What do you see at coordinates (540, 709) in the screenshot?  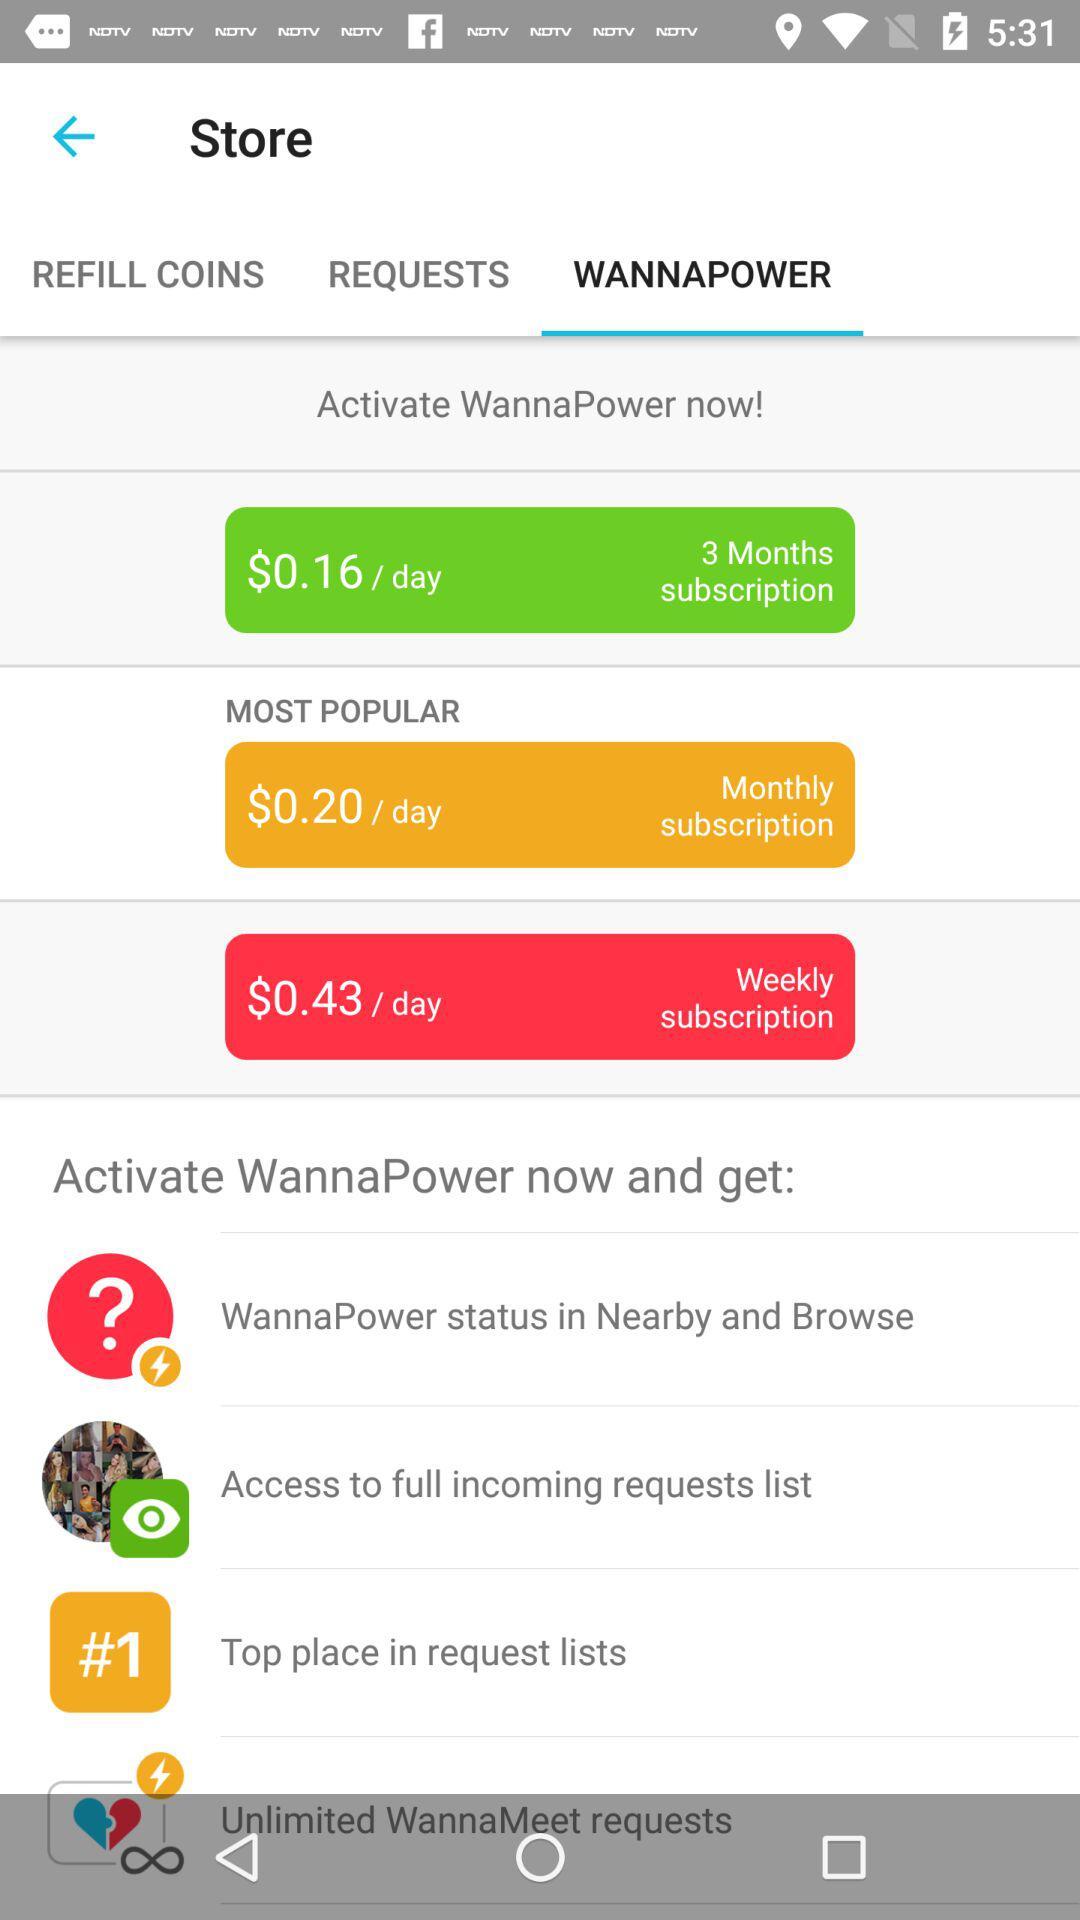 I see `the icon below the 3 months subscription icon` at bounding box center [540, 709].